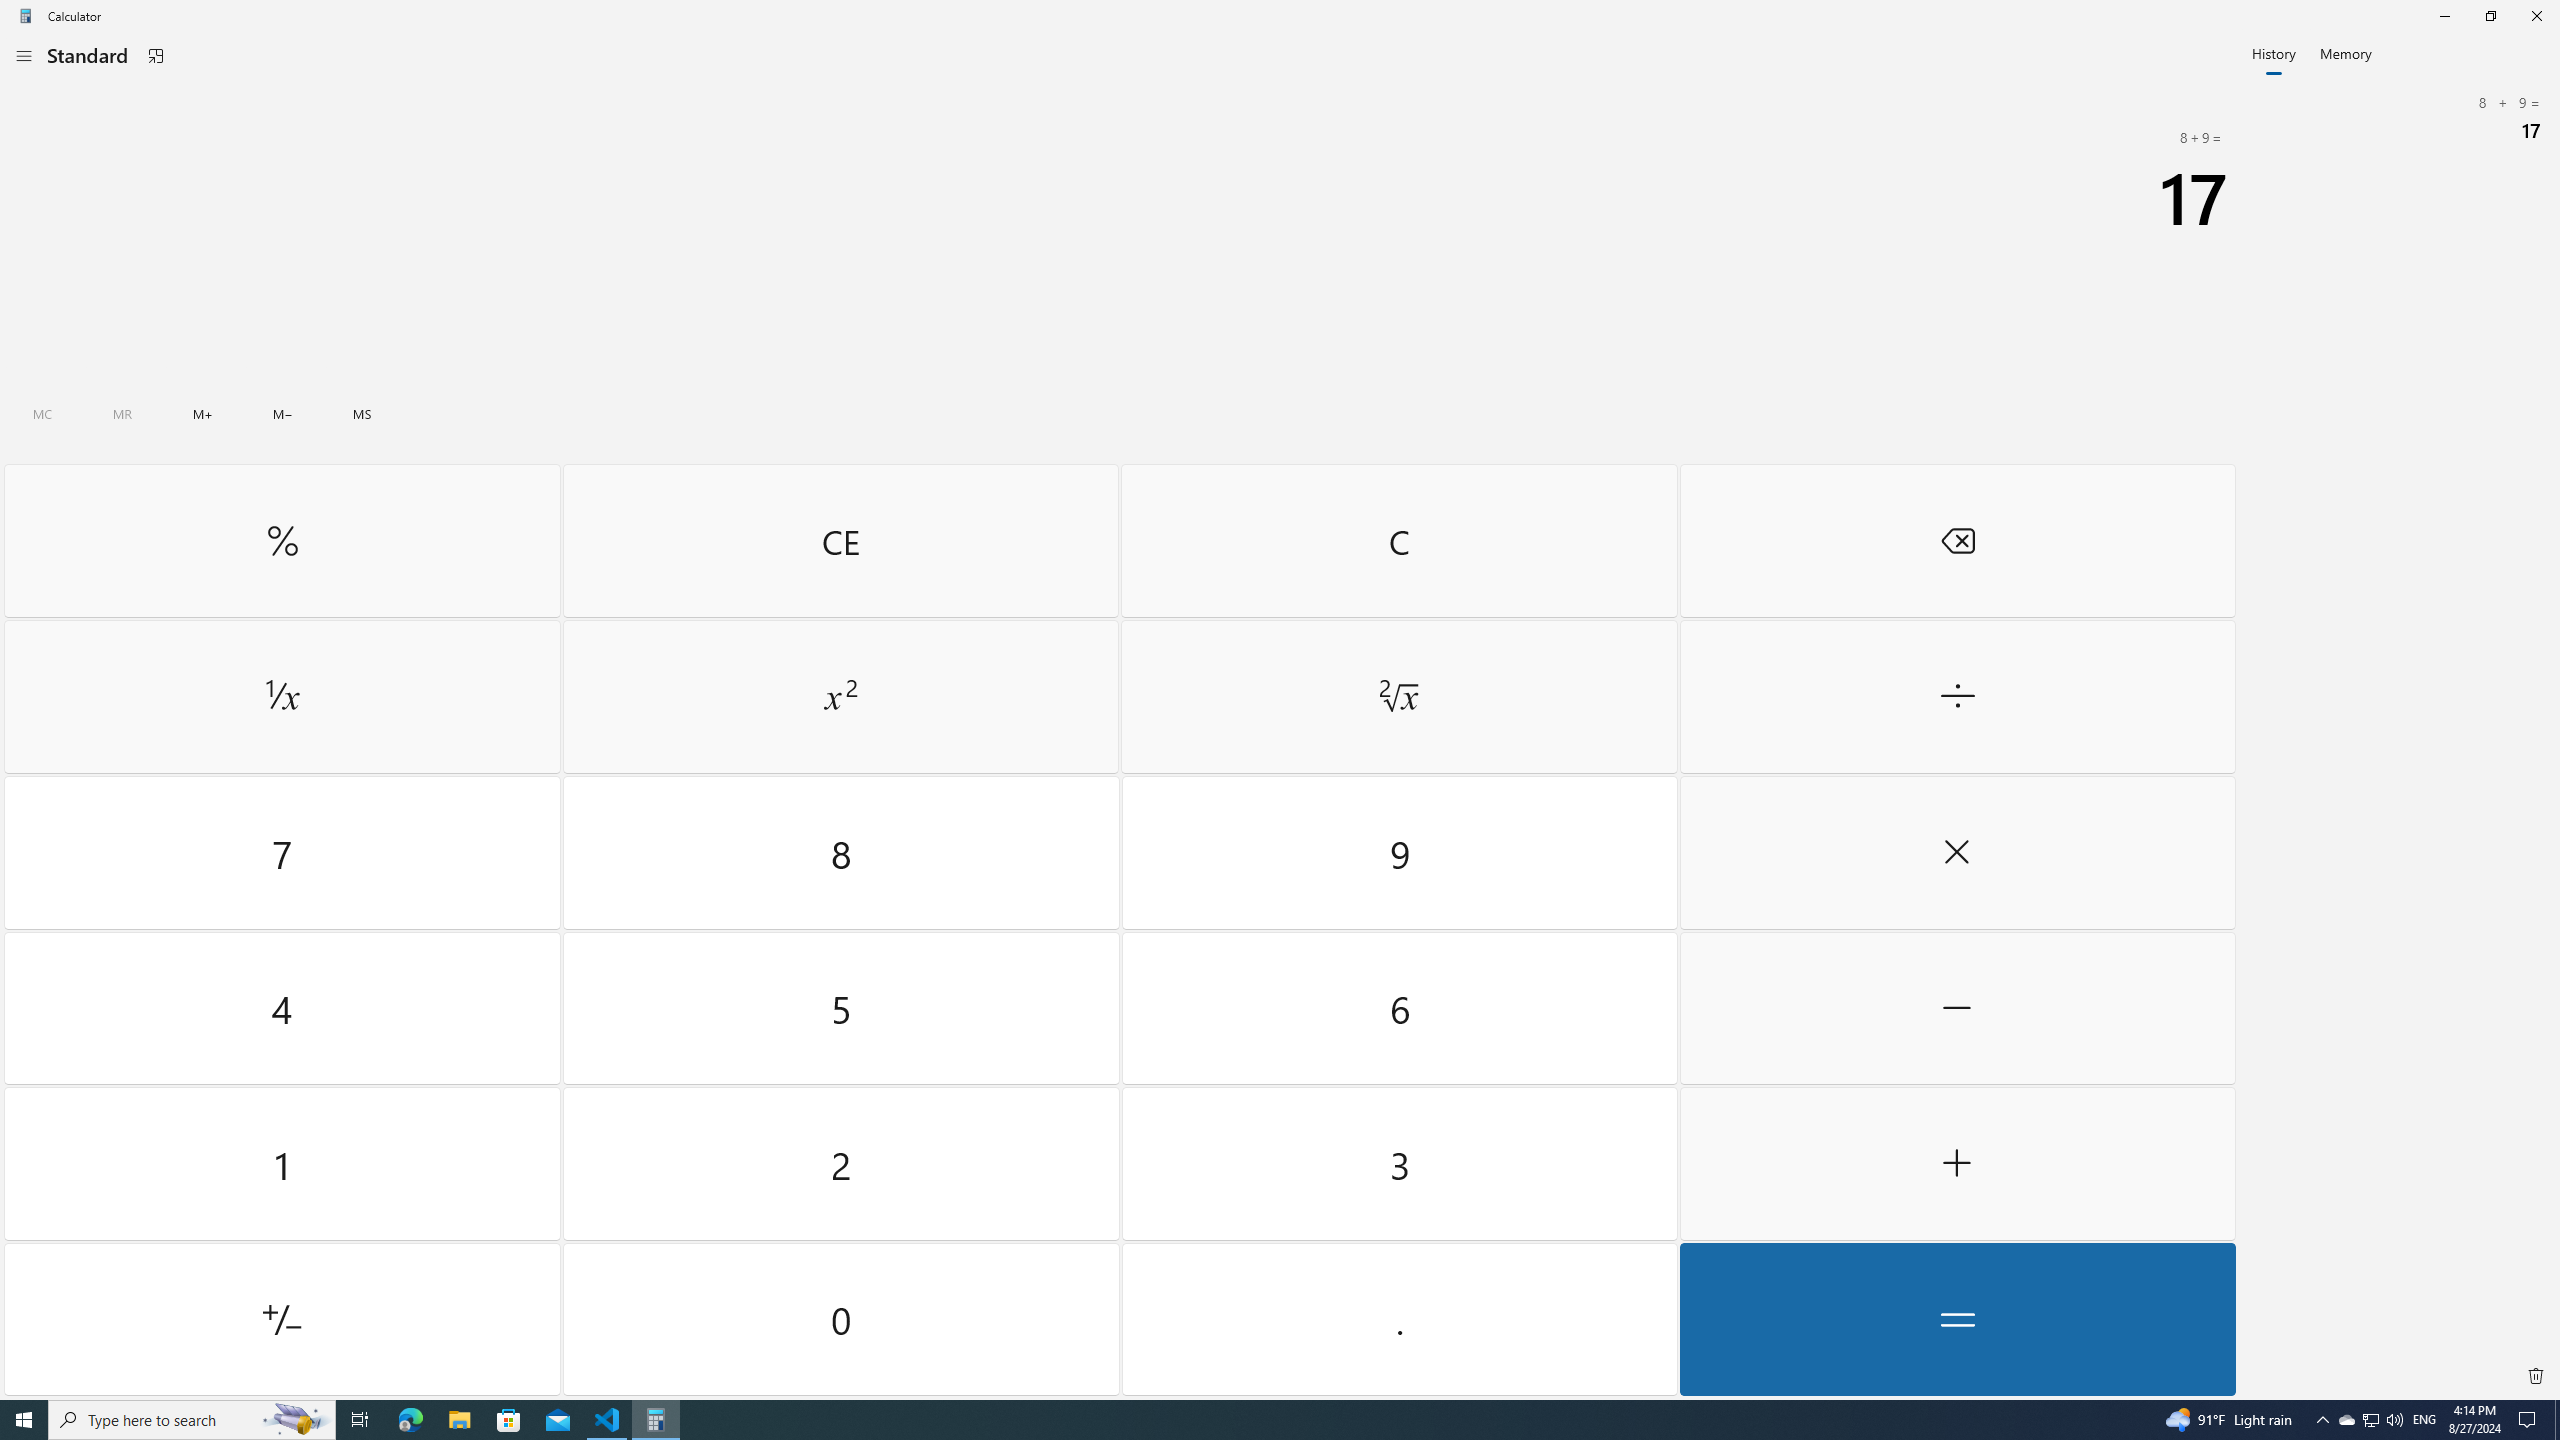  Describe the element at coordinates (155, 55) in the screenshot. I see `'Keep on top'` at that location.